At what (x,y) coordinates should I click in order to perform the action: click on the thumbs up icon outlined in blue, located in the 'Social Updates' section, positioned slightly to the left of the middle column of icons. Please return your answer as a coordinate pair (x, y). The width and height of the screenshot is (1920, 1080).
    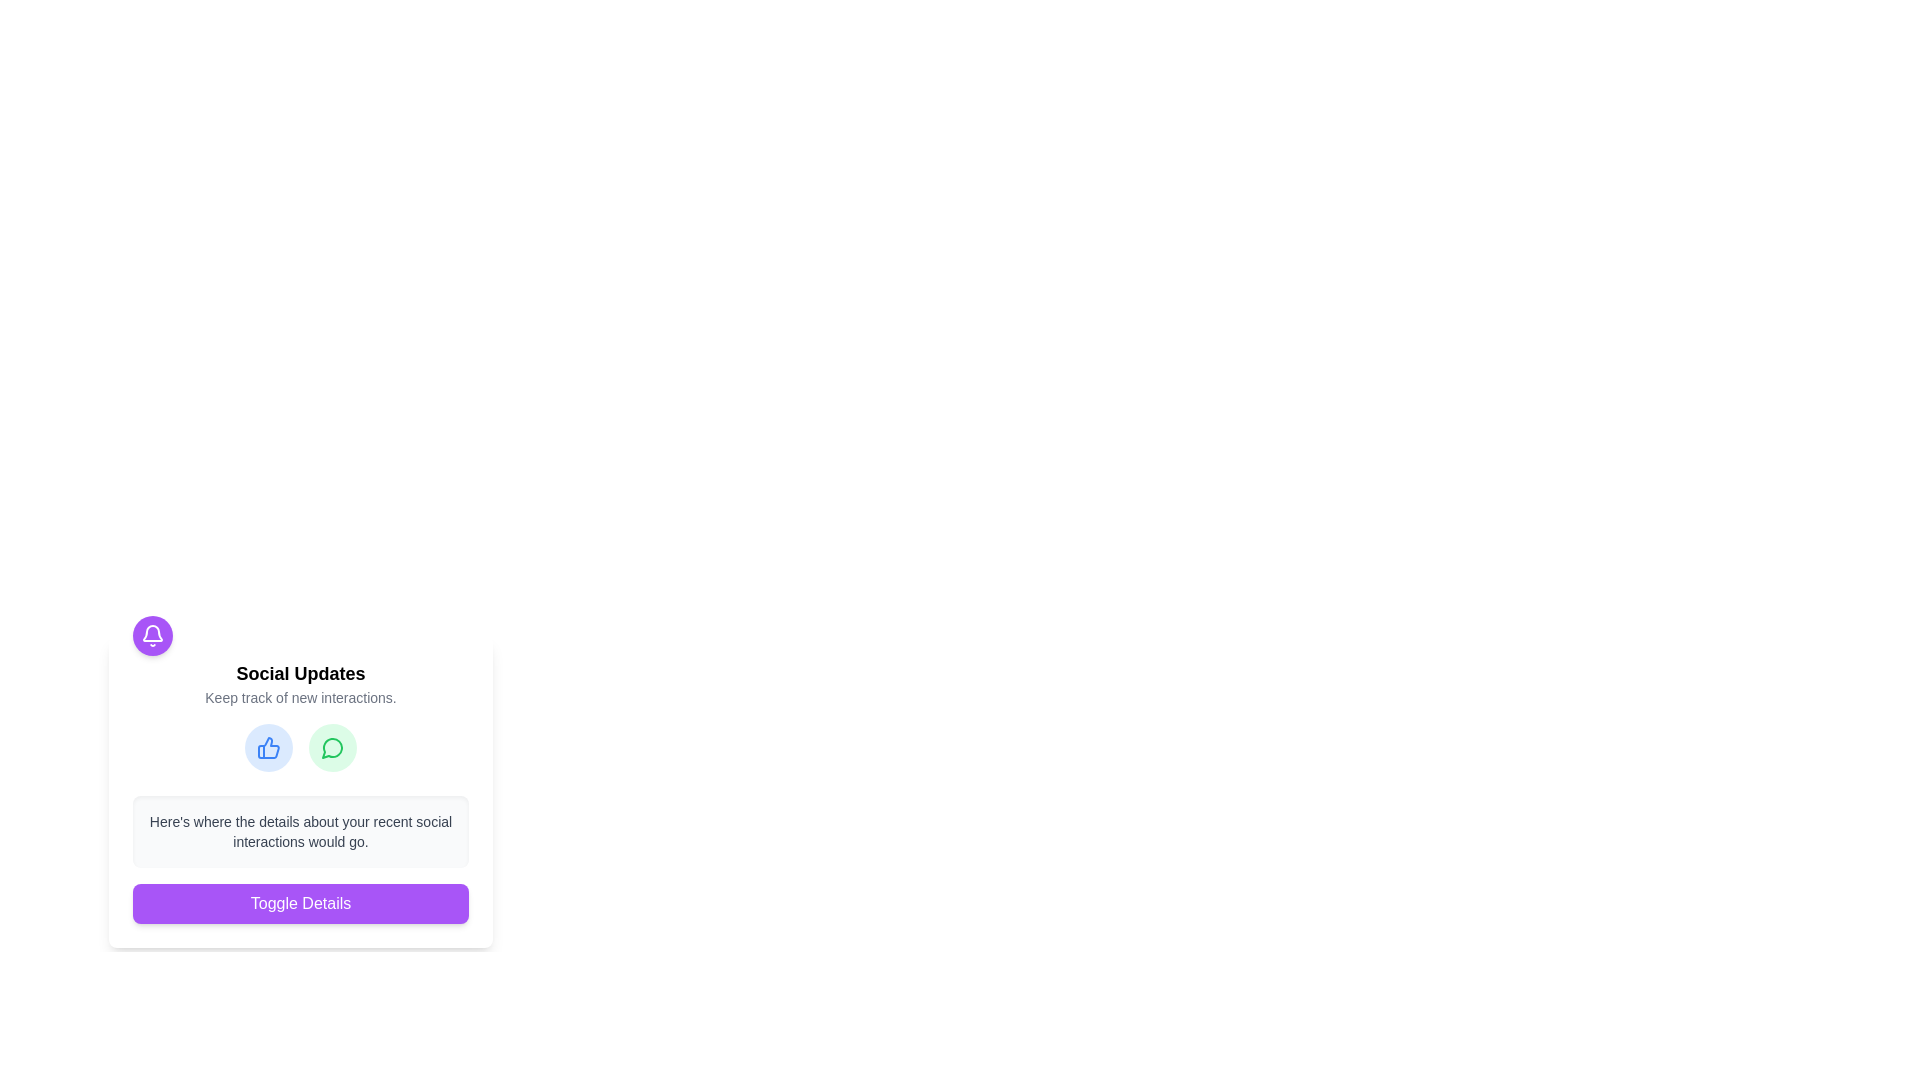
    Looking at the image, I should click on (267, 748).